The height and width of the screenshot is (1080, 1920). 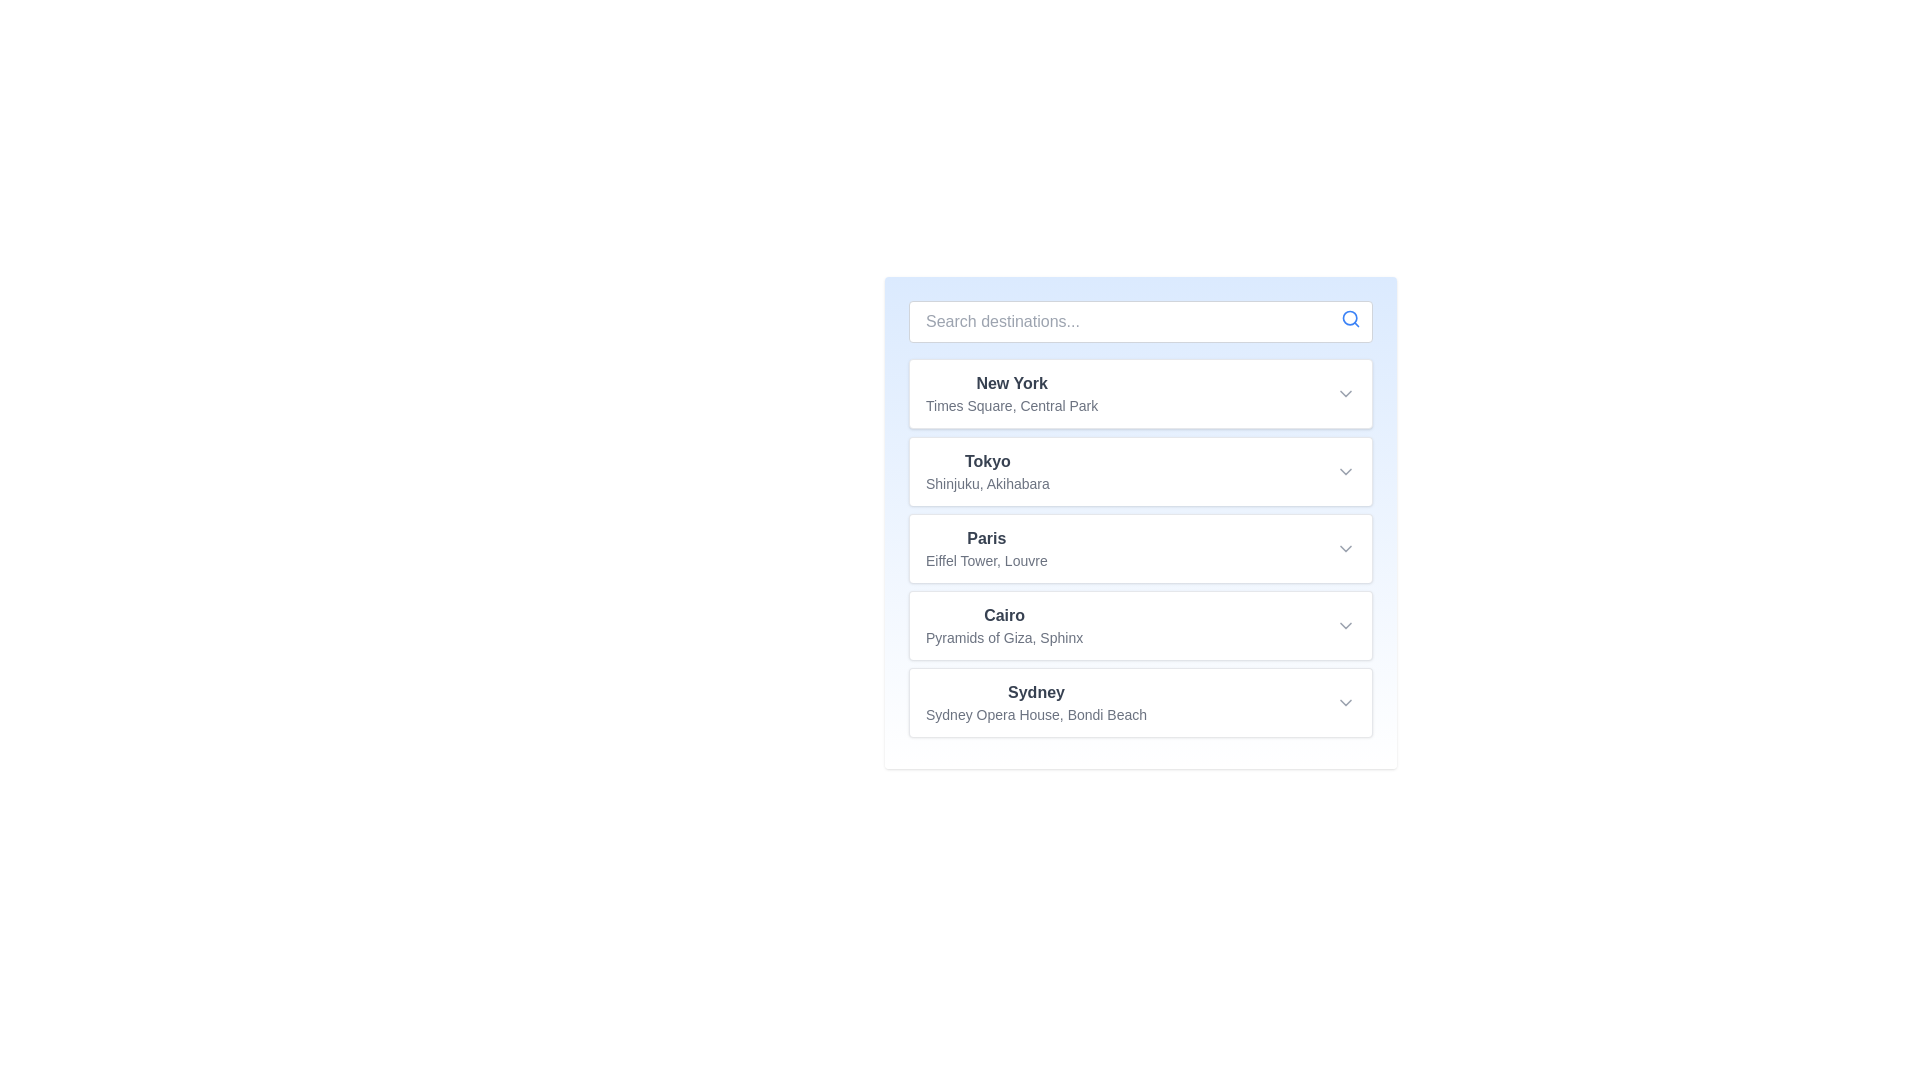 What do you see at coordinates (986, 560) in the screenshot?
I see `the text label displaying 'Eiffel Tower, Louvre' located directly below the bold 'Paris' text` at bounding box center [986, 560].